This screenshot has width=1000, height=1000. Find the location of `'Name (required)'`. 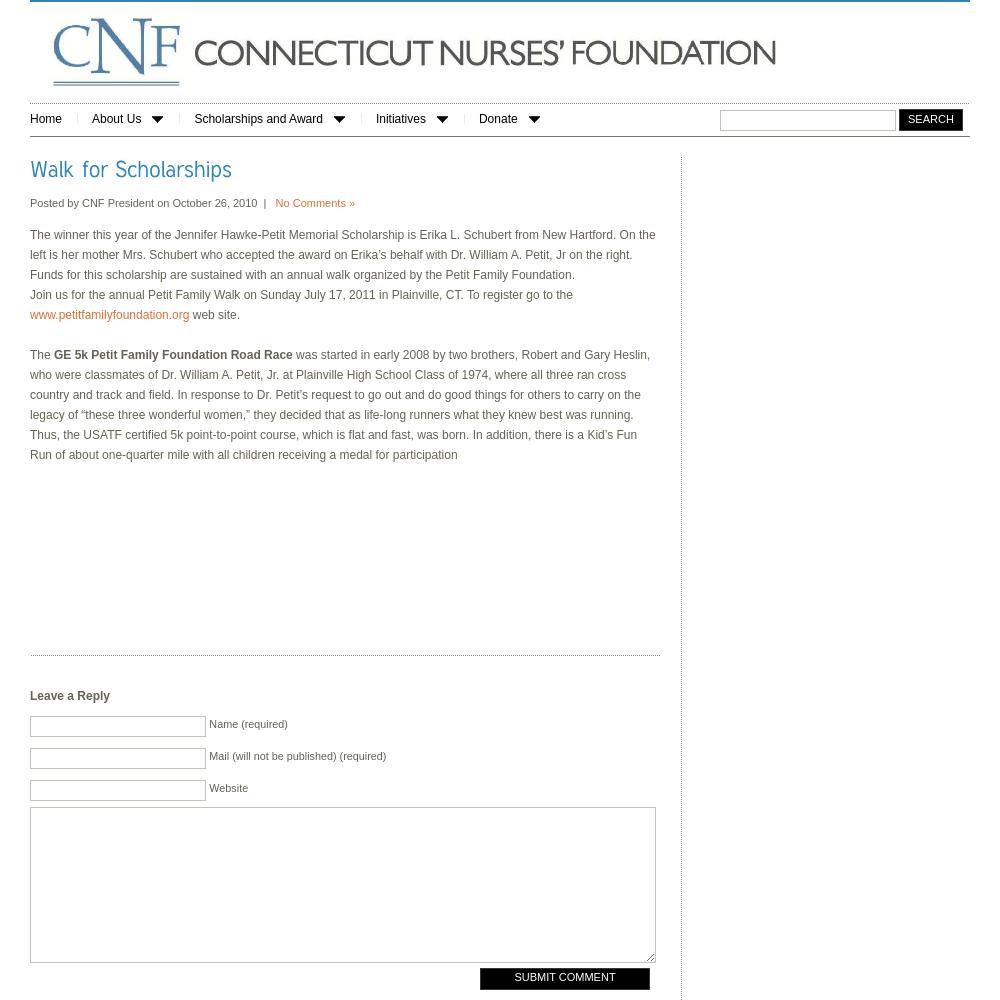

'Name (required)' is located at coordinates (247, 722).